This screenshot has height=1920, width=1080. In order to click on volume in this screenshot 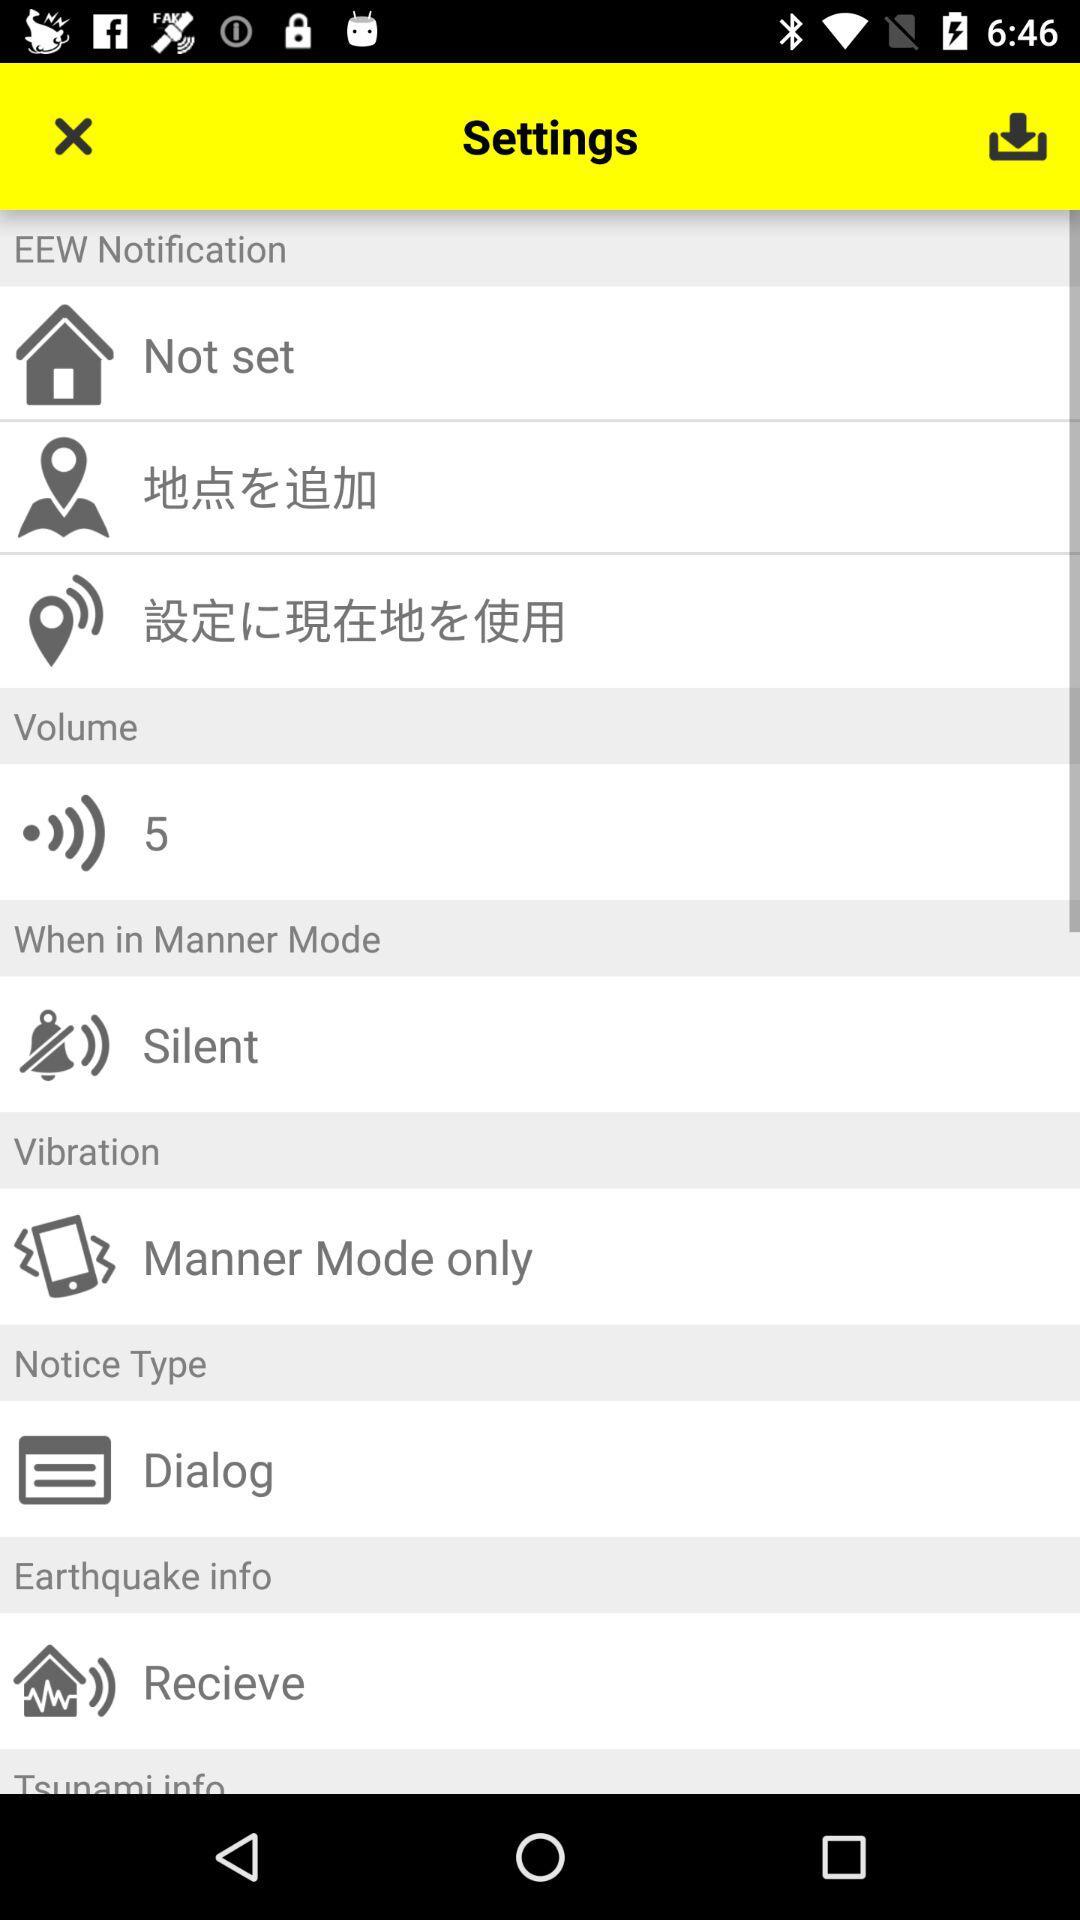, I will do `click(540, 724)`.